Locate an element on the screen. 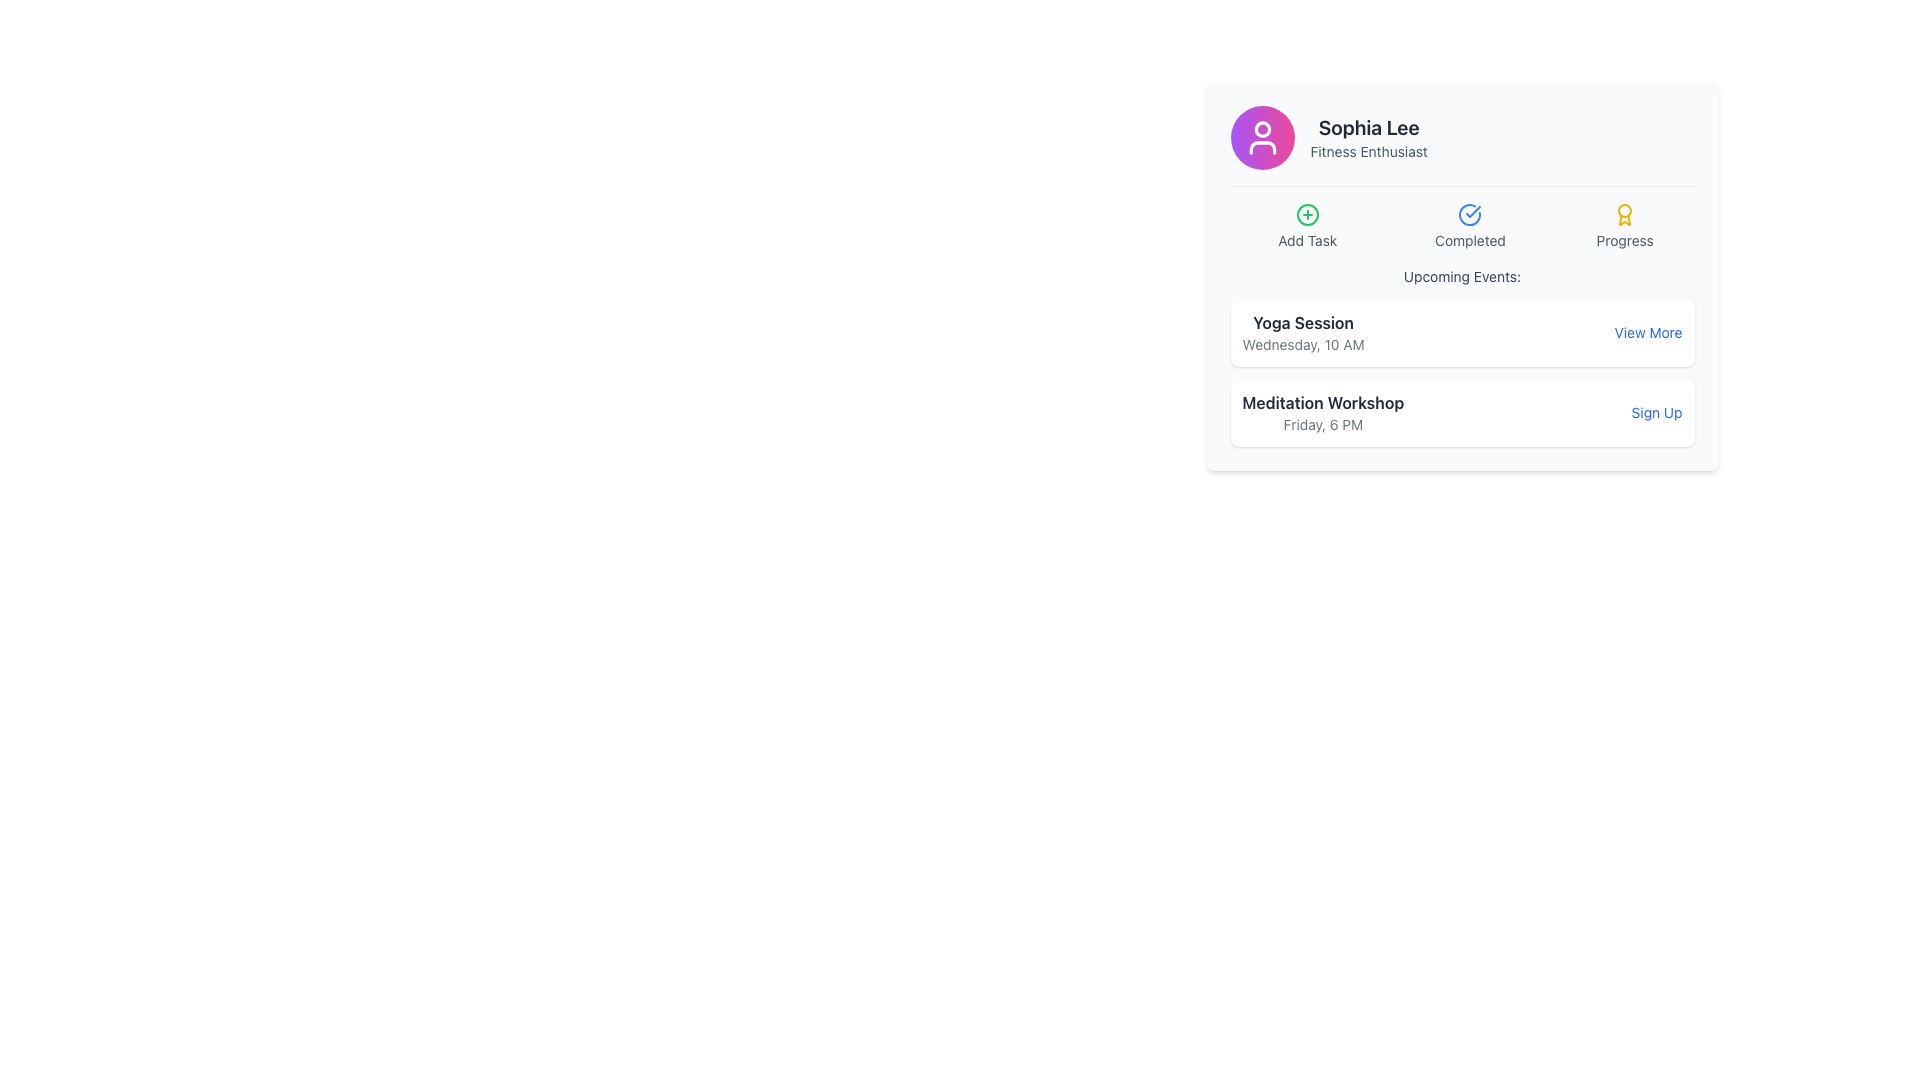 This screenshot has width=1920, height=1080. the text label indicating upcoming events, which is positioned at the top of the card interface displaying user details and activities is located at coordinates (1462, 277).